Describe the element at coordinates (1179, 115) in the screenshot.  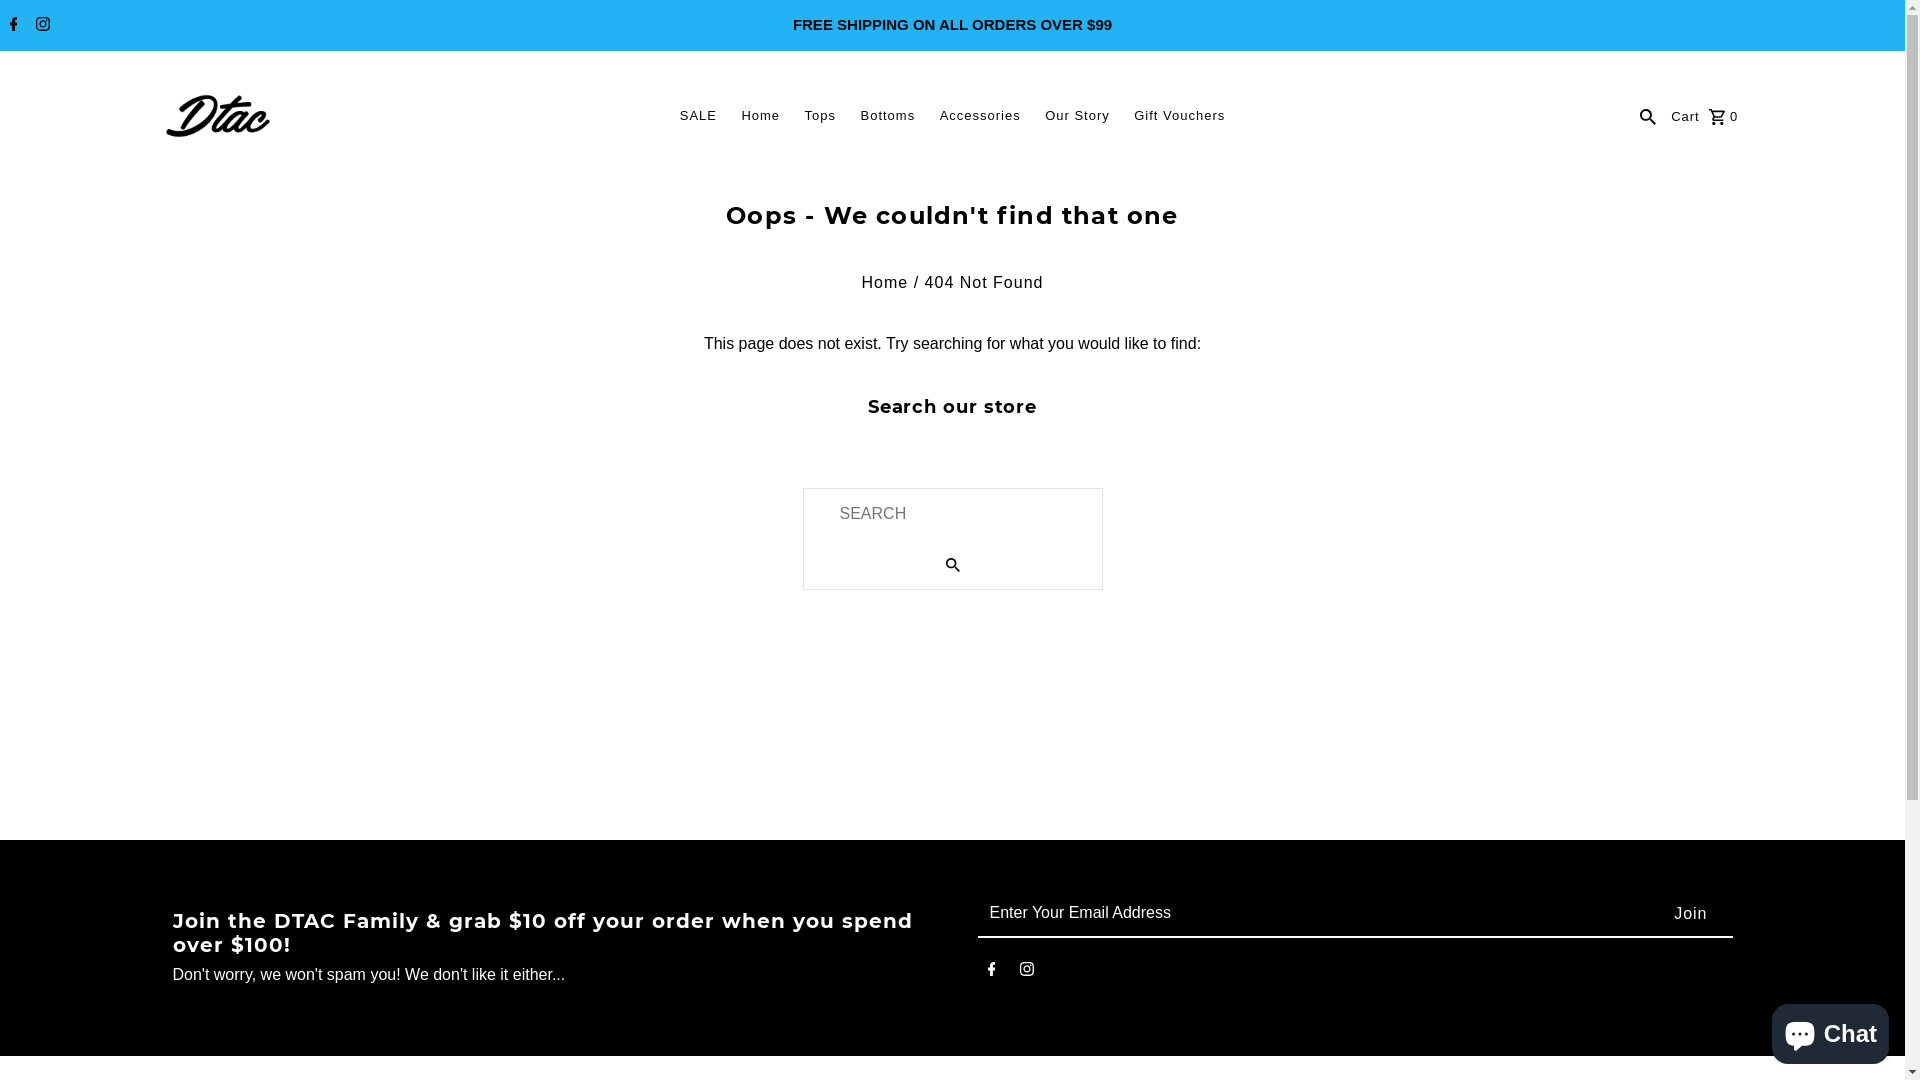
I see `'Gift Vouchers'` at that location.